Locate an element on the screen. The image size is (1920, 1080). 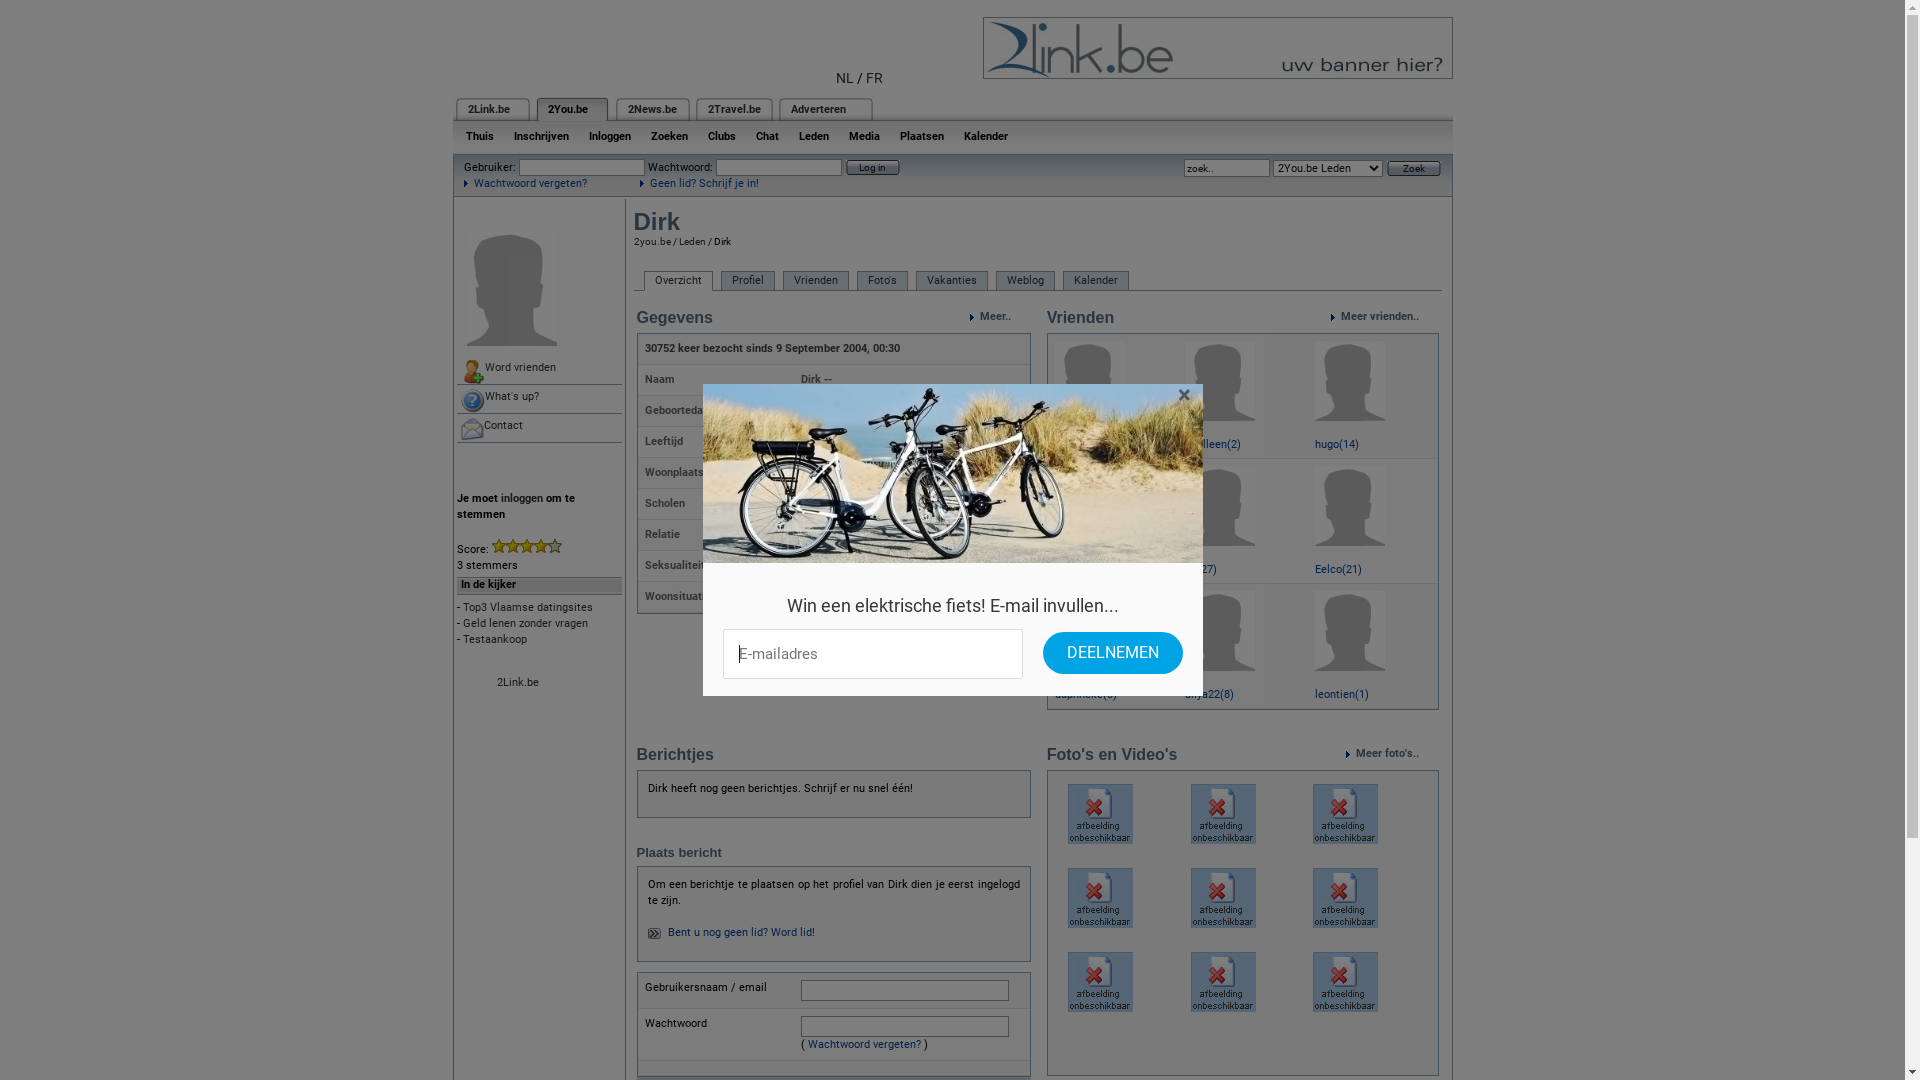
'Chat' is located at coordinates (766, 135).